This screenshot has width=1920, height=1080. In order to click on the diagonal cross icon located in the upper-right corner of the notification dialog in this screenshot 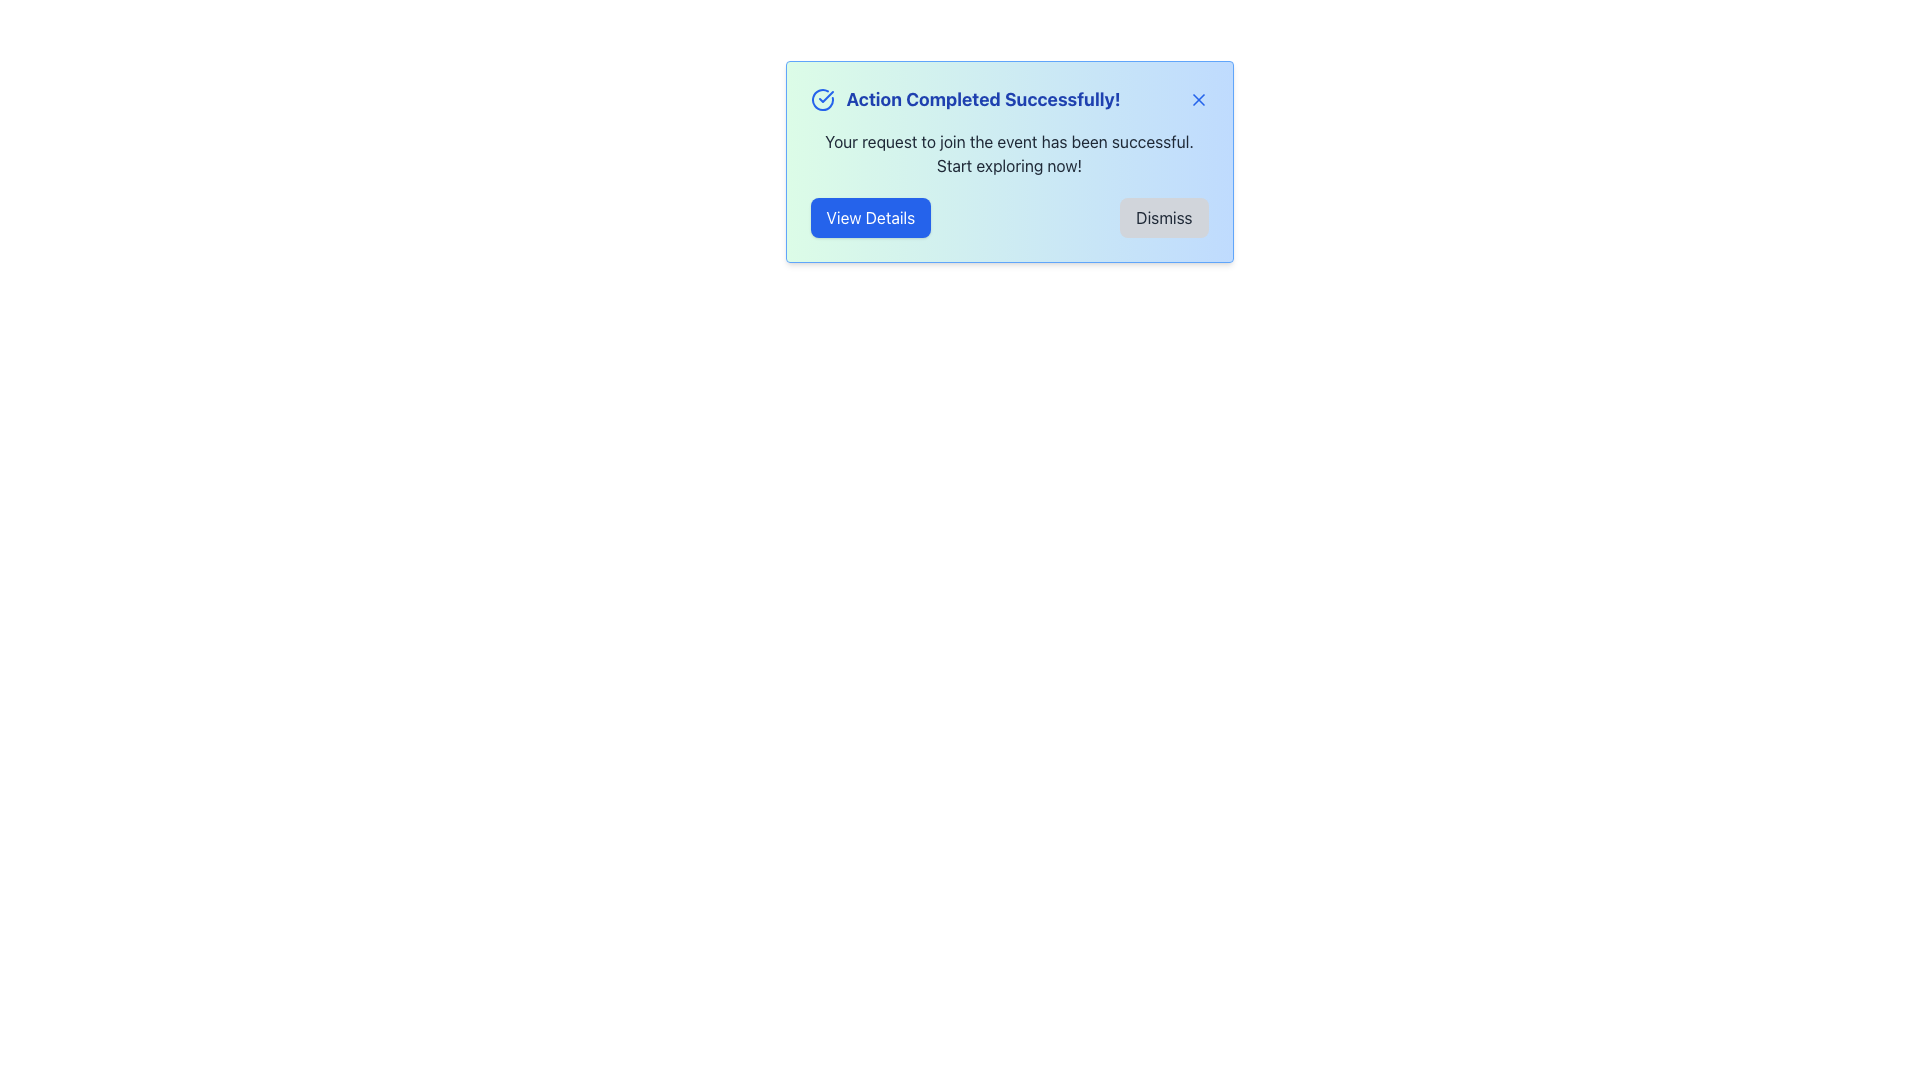, I will do `click(1198, 100)`.